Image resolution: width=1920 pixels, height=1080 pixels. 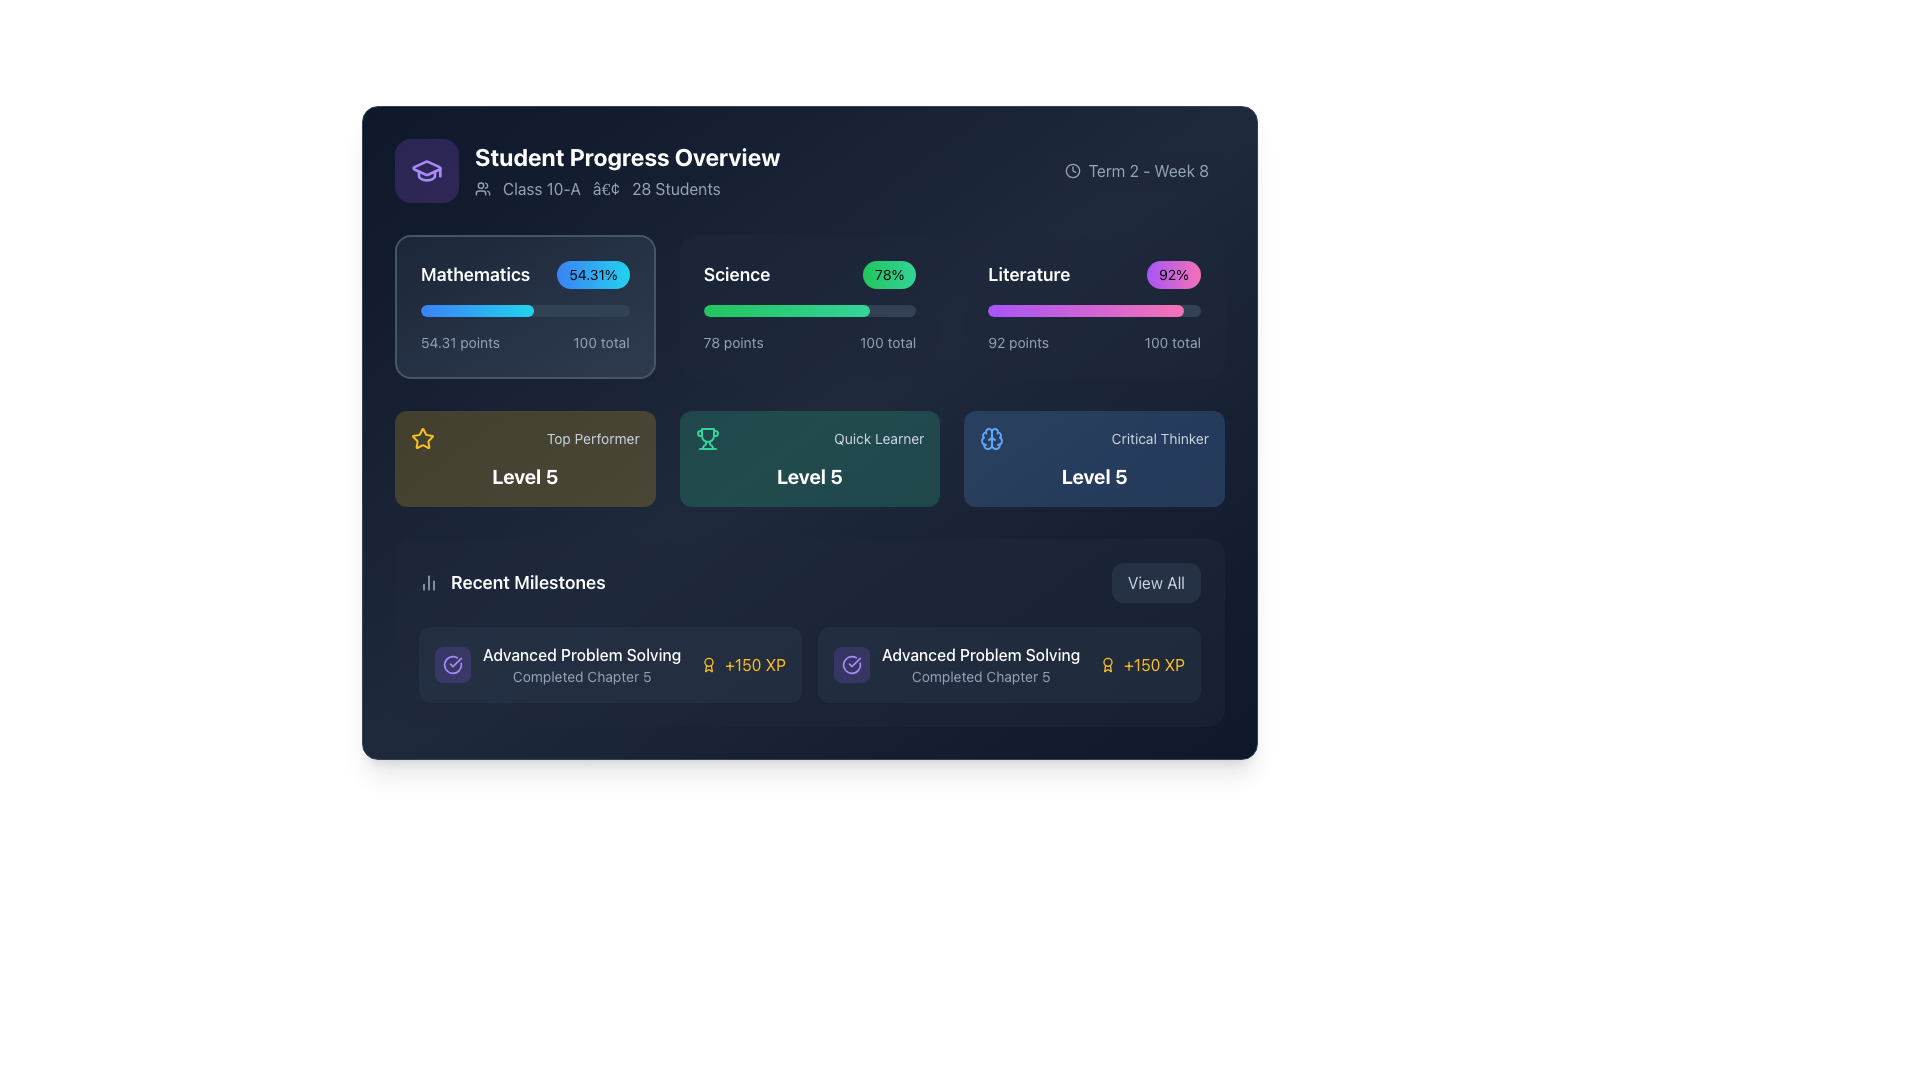 I want to click on the 'Advanced Problem Solving' text label in the 'Recent Milestones' section, which is styled with a white font against a dark background, so click(x=981, y=655).